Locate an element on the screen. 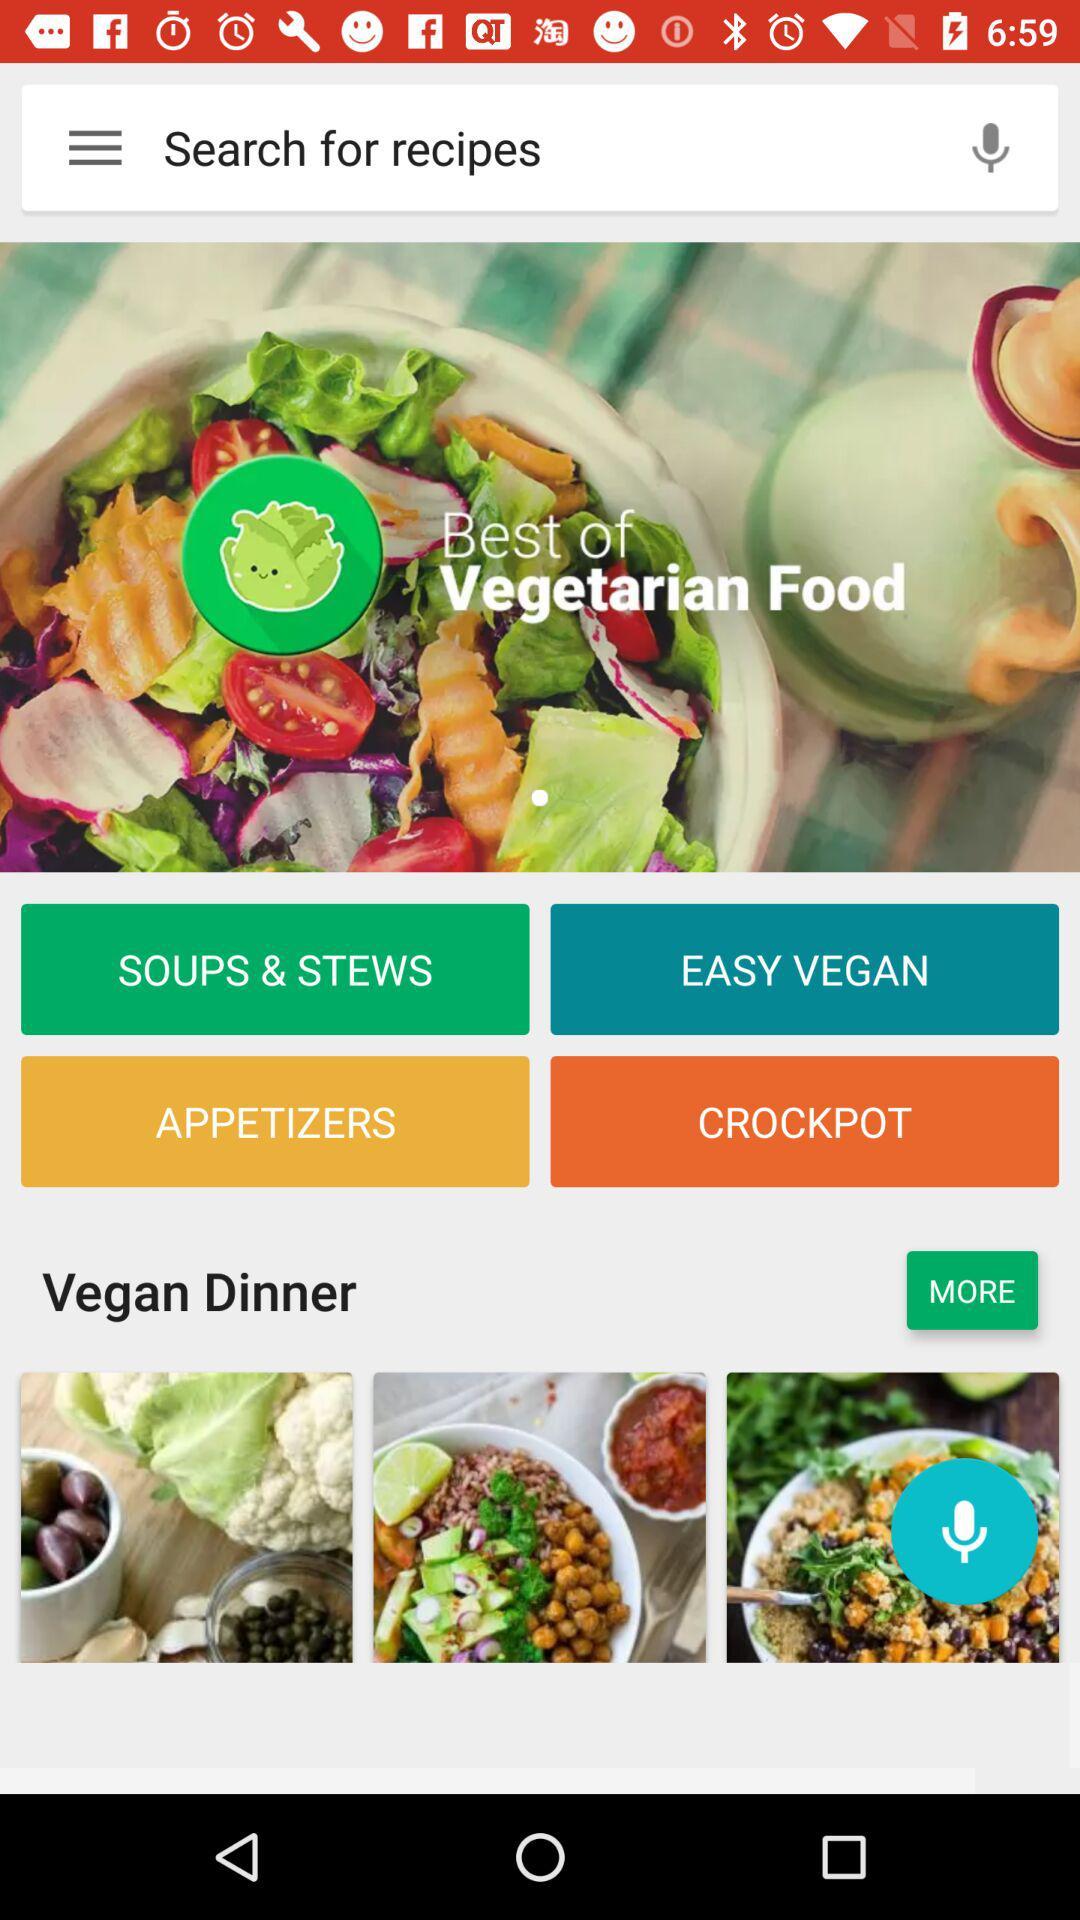 This screenshot has width=1080, height=1920. the microphone icon is located at coordinates (963, 1530).